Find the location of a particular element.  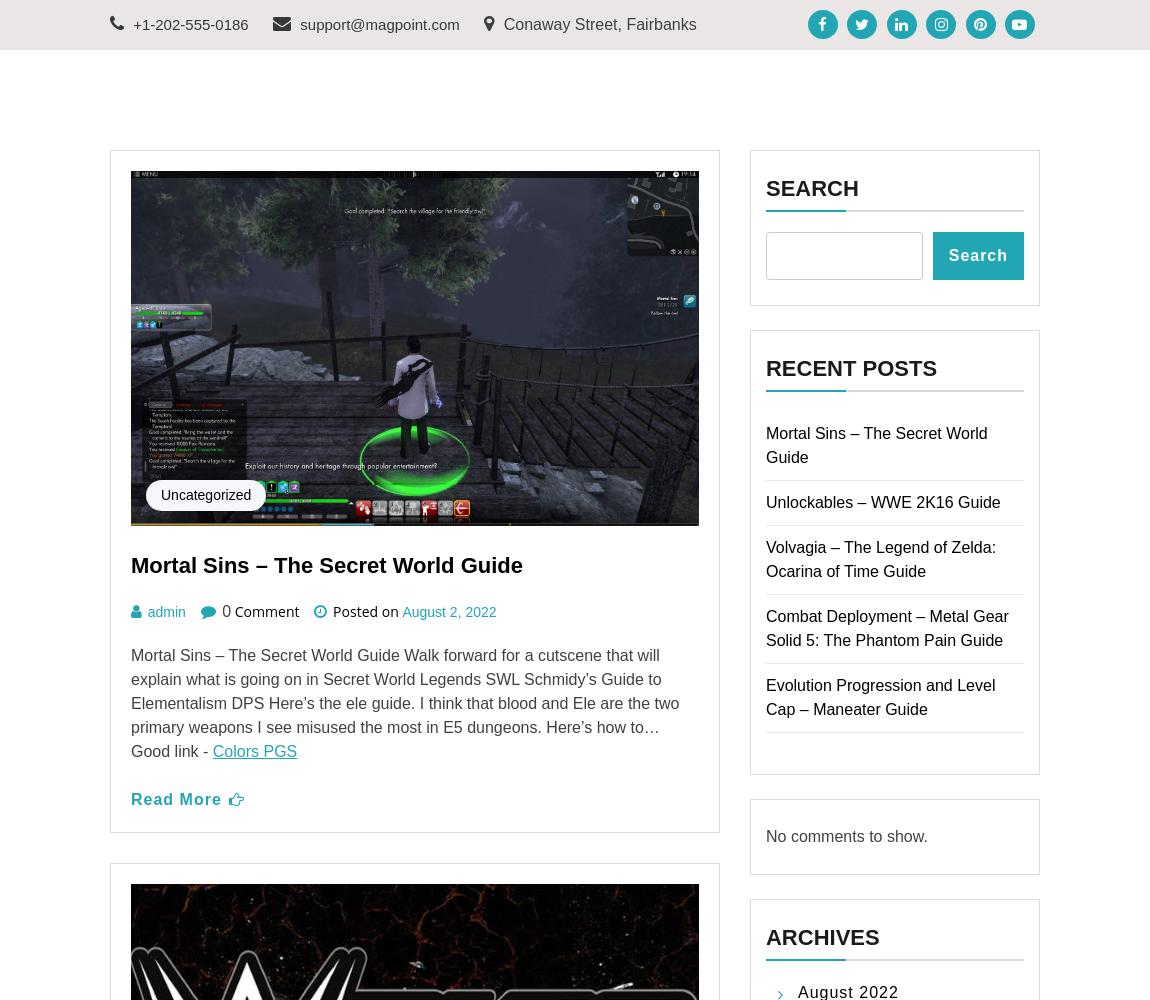

'Playstation games' is located at coordinates (231, 58).